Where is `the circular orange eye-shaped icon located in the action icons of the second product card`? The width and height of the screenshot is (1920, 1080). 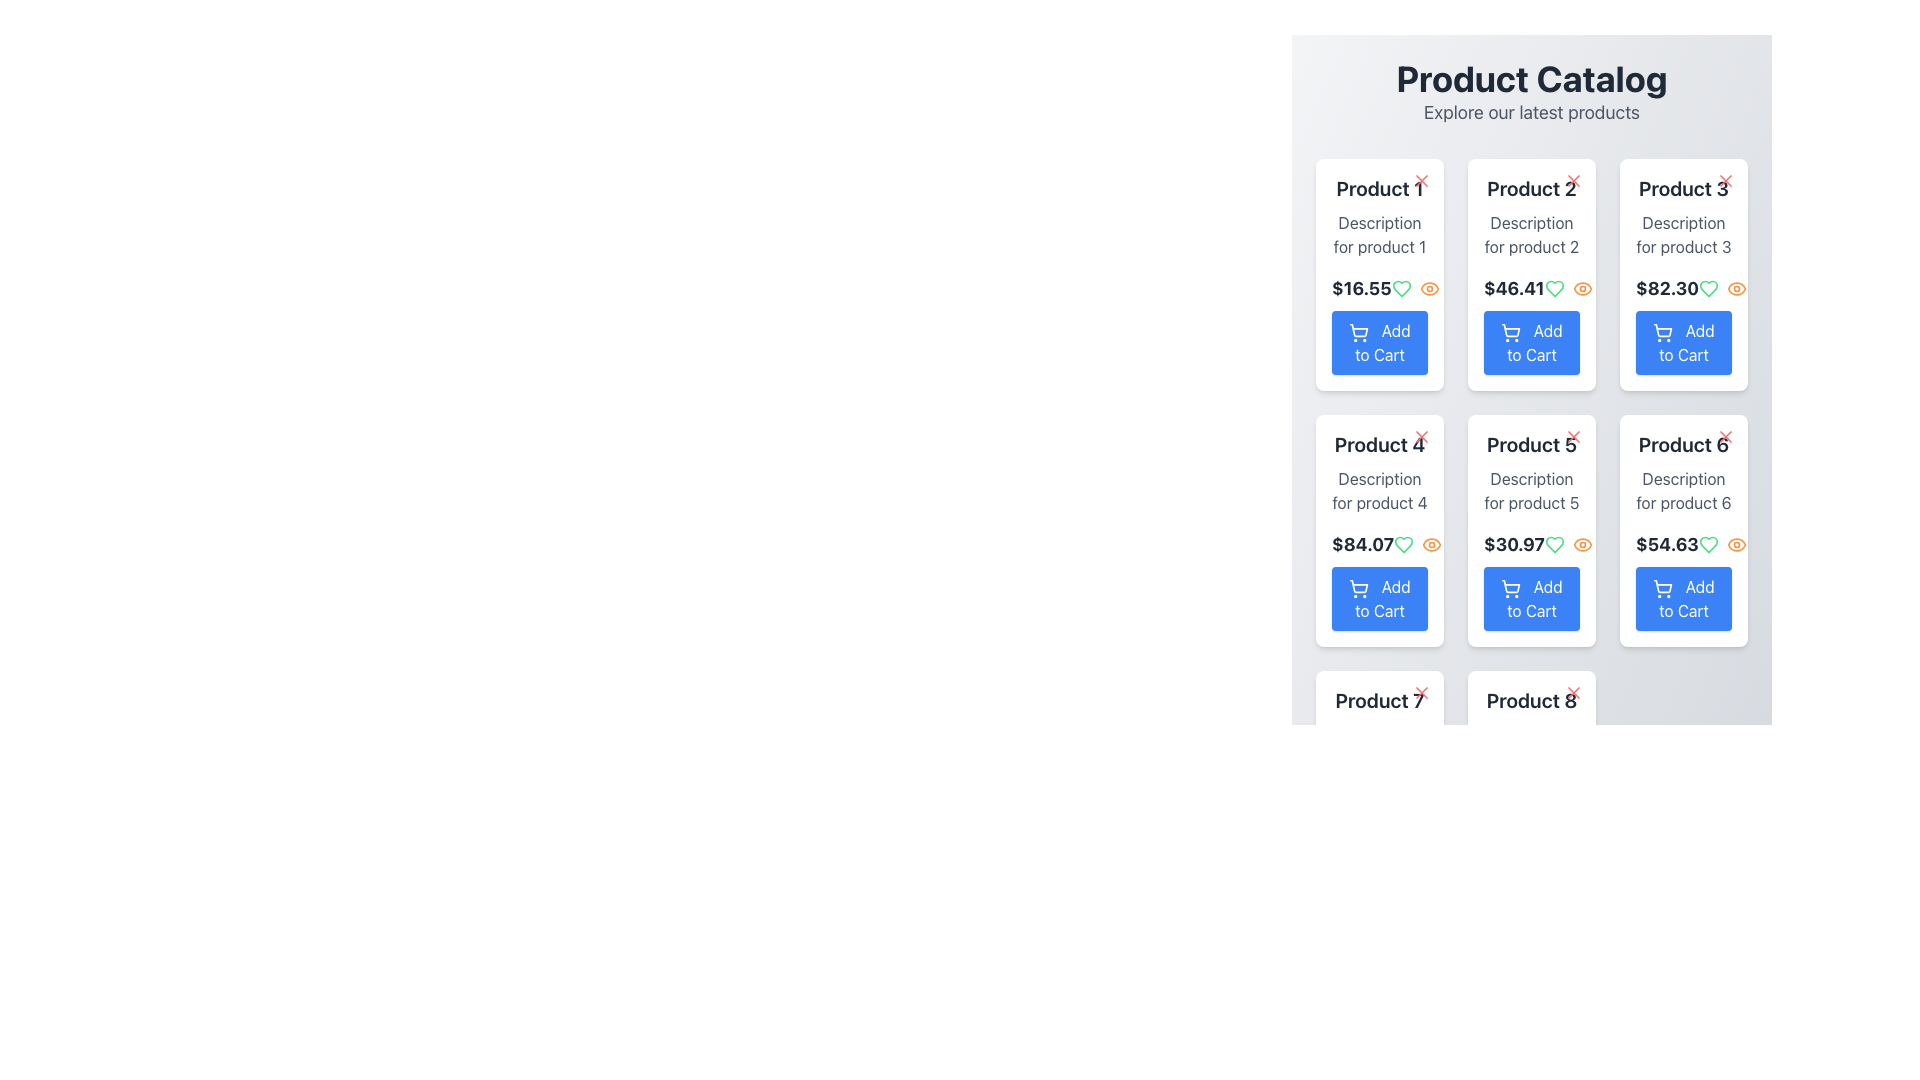
the circular orange eye-shaped icon located in the action icons of the second product card is located at coordinates (1581, 289).